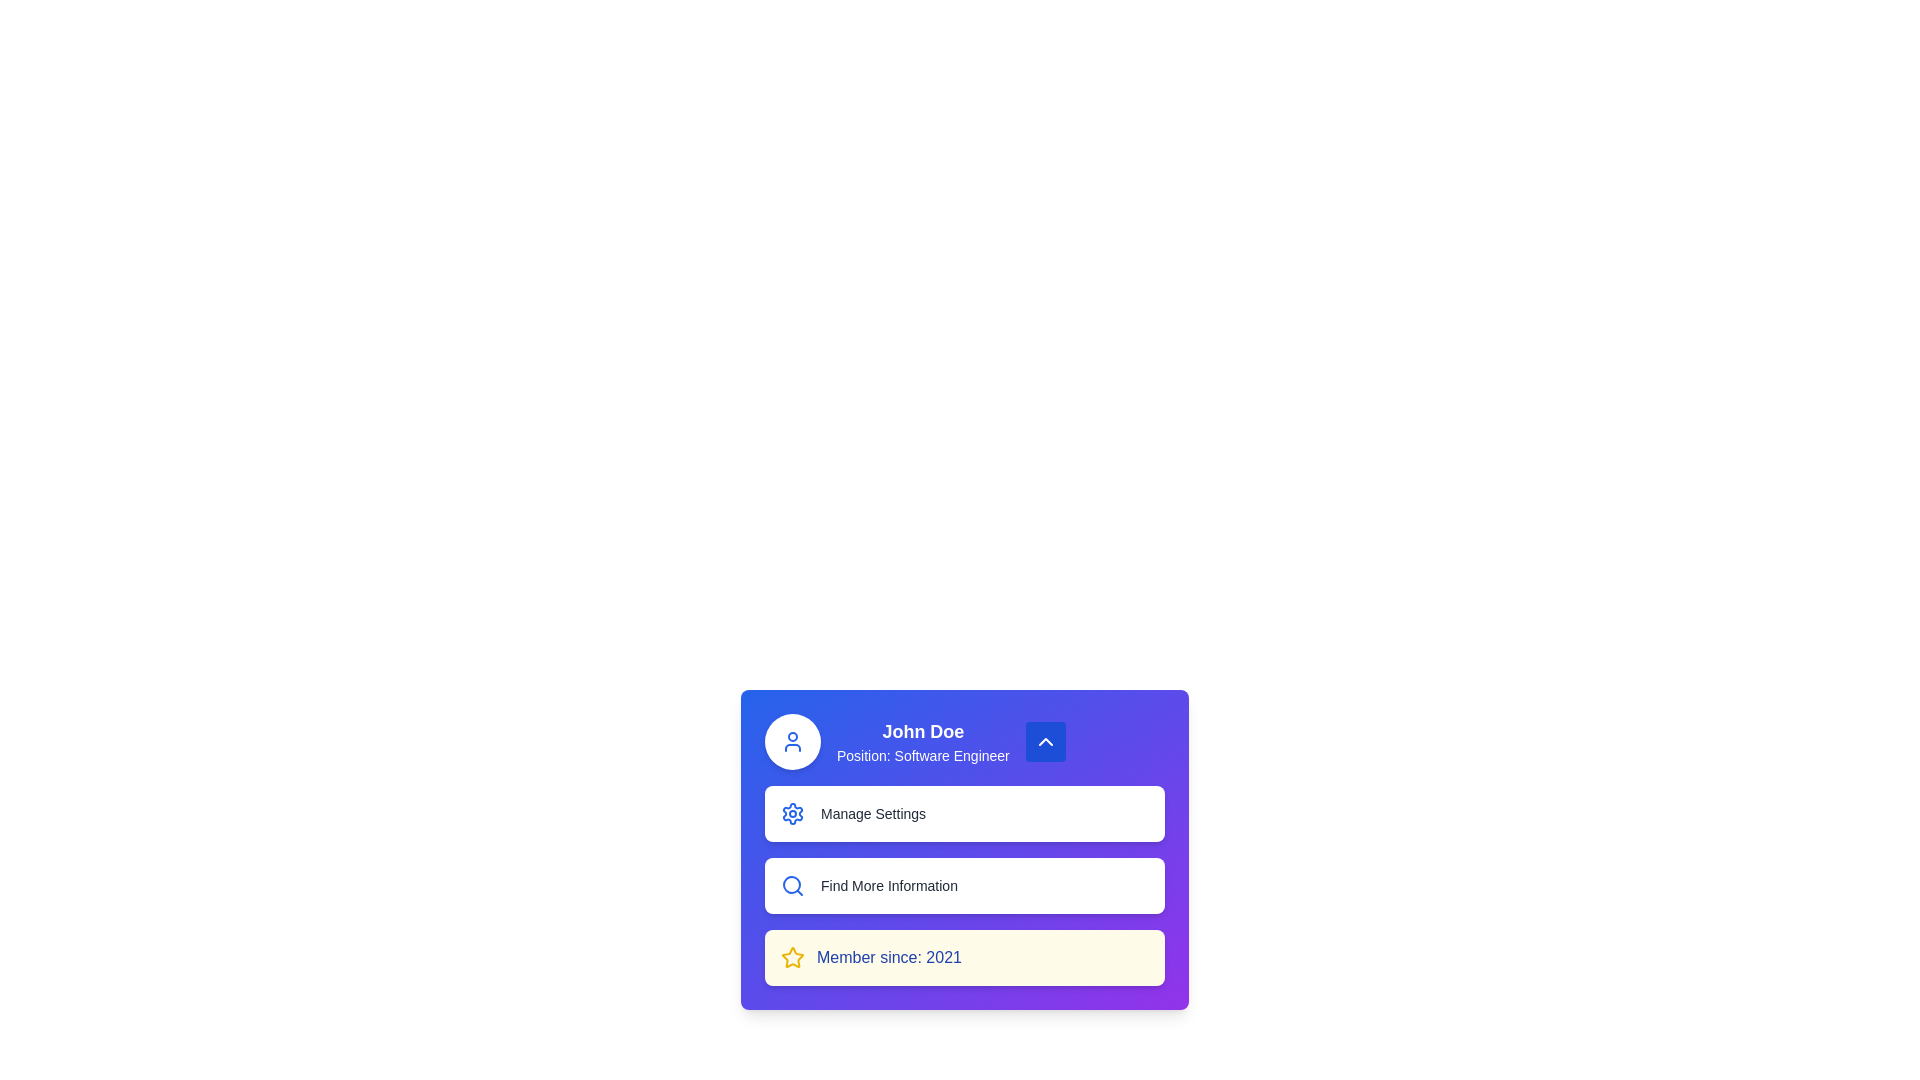 This screenshot has width=1920, height=1080. What do you see at coordinates (791, 956) in the screenshot?
I see `the star icon with a yellow border located at the bottom-right corner of the 'Member since: 2021' section` at bounding box center [791, 956].